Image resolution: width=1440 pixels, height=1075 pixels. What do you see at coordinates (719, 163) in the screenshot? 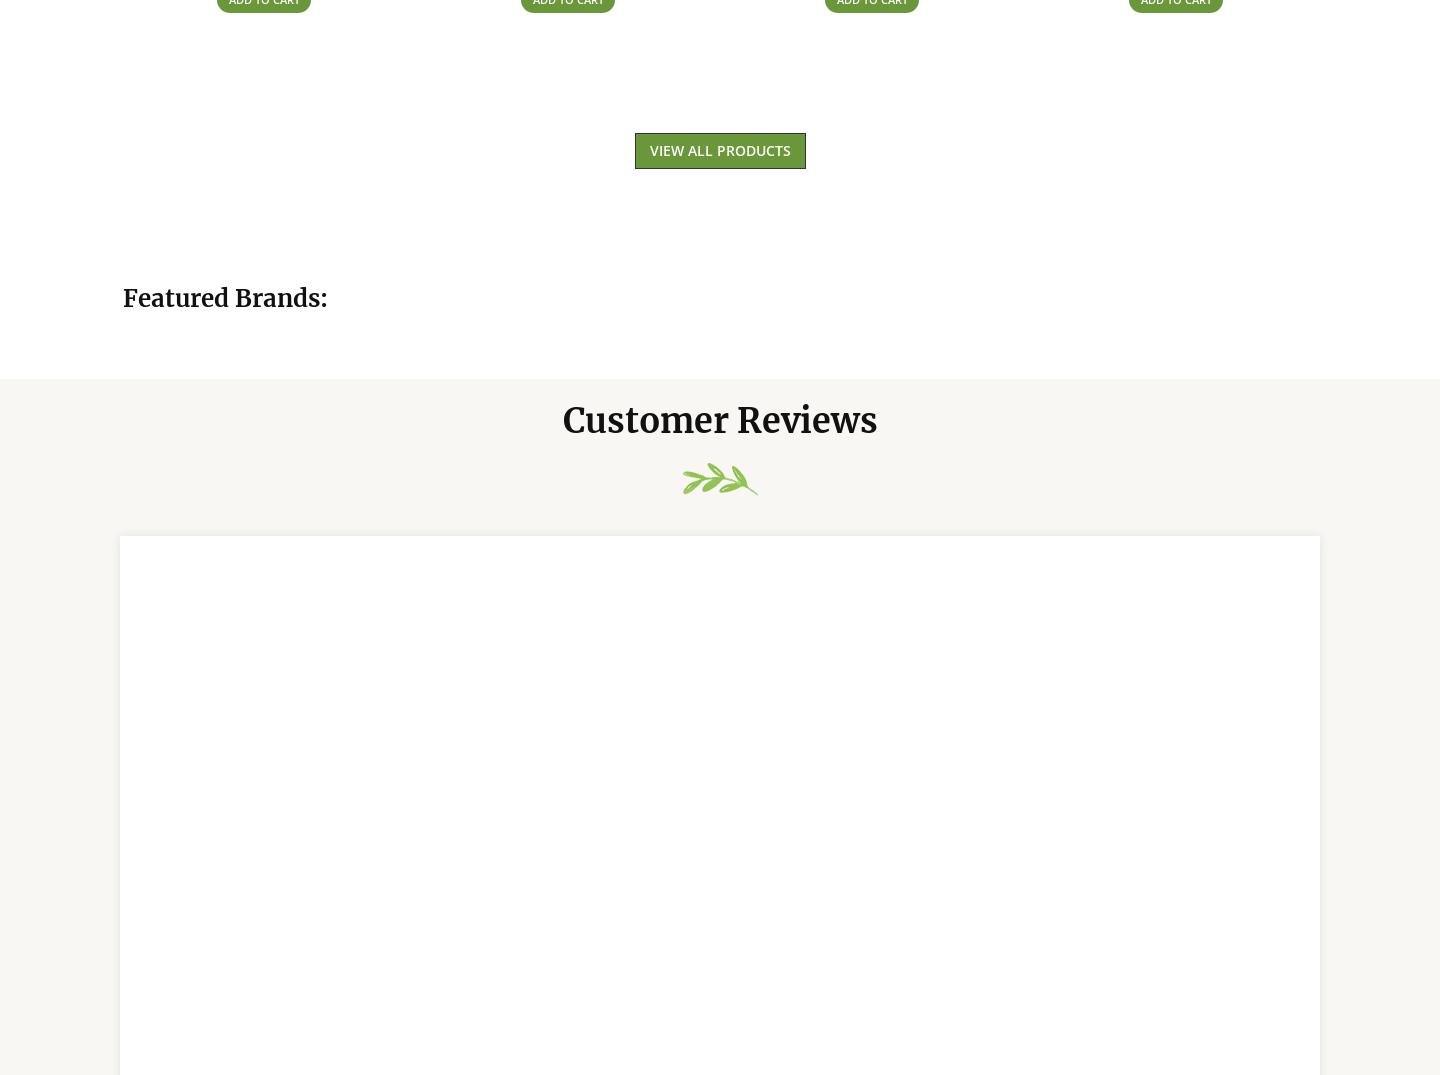
I see `'View All Products'` at bounding box center [719, 163].